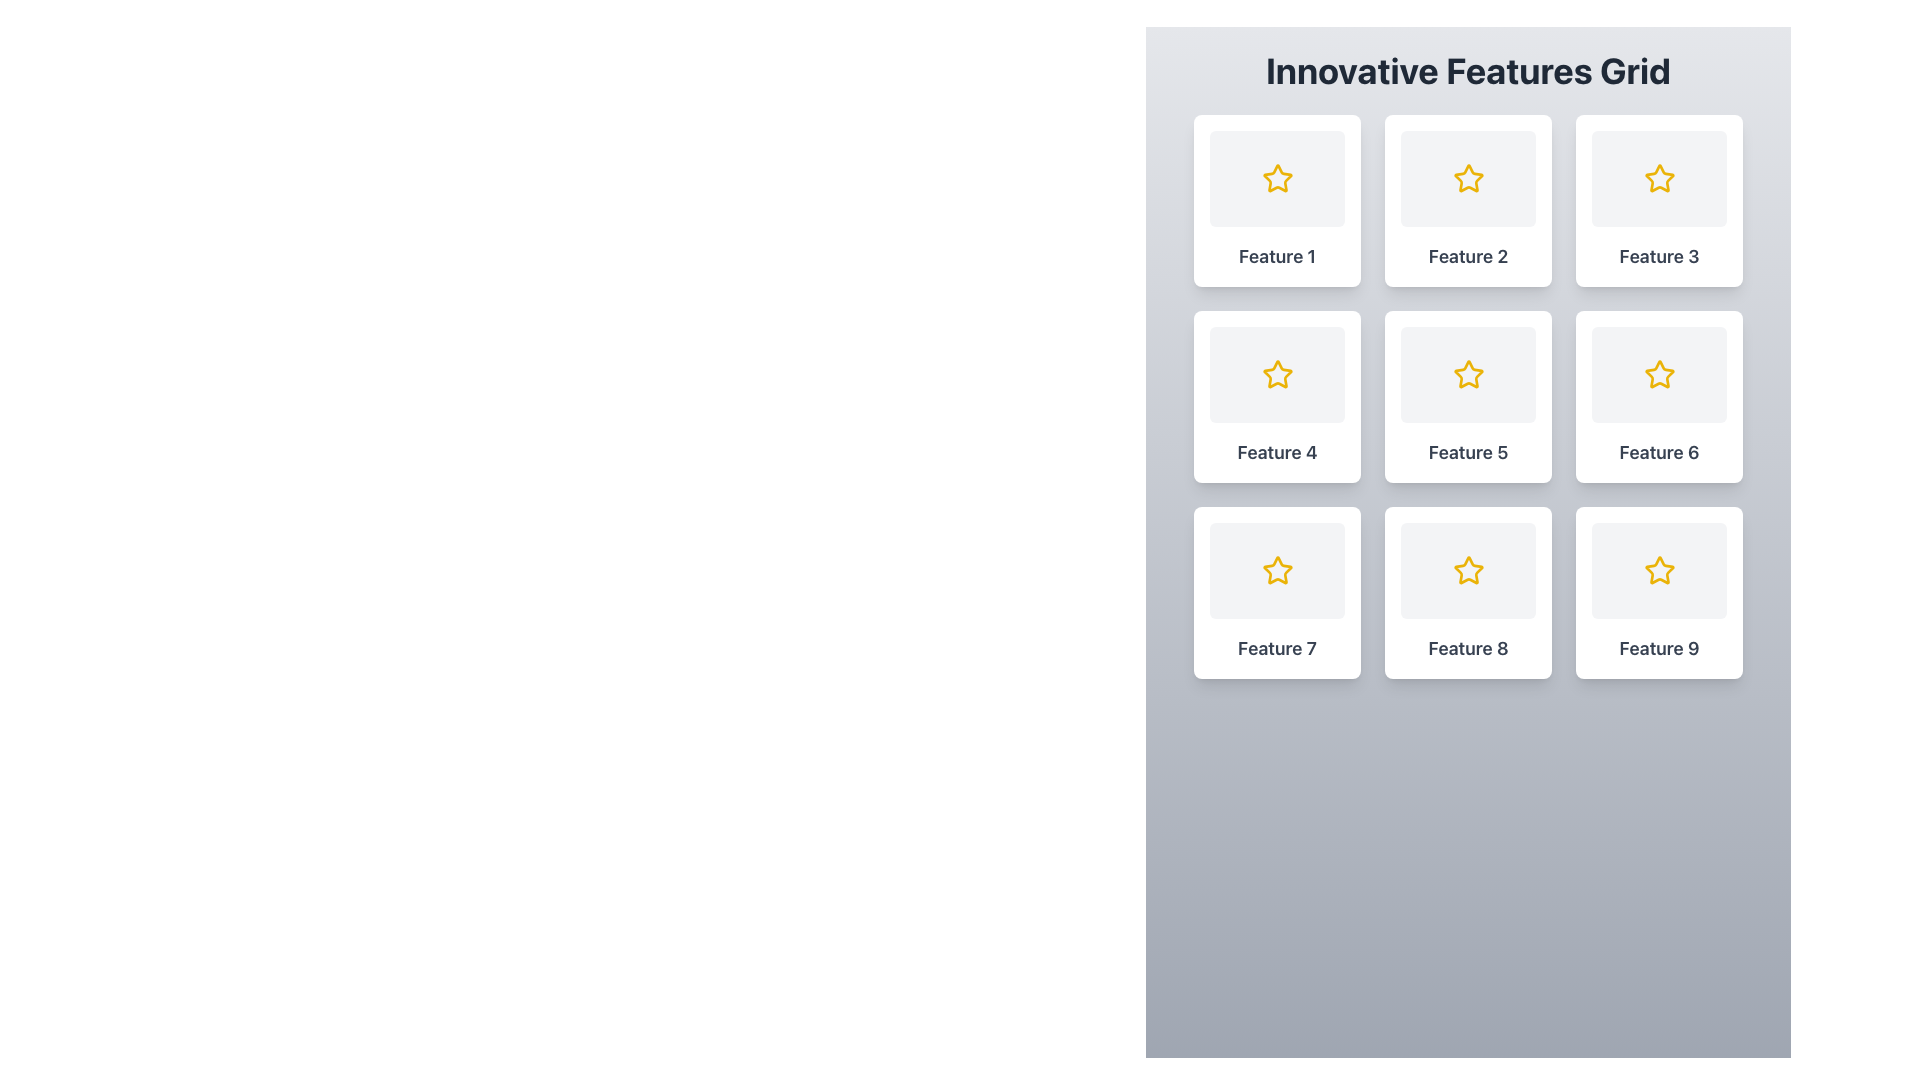 Image resolution: width=1920 pixels, height=1080 pixels. Describe the element at coordinates (1276, 177) in the screenshot. I see `the star icon located in the top-left corner of a 3x3 grid layout` at that location.